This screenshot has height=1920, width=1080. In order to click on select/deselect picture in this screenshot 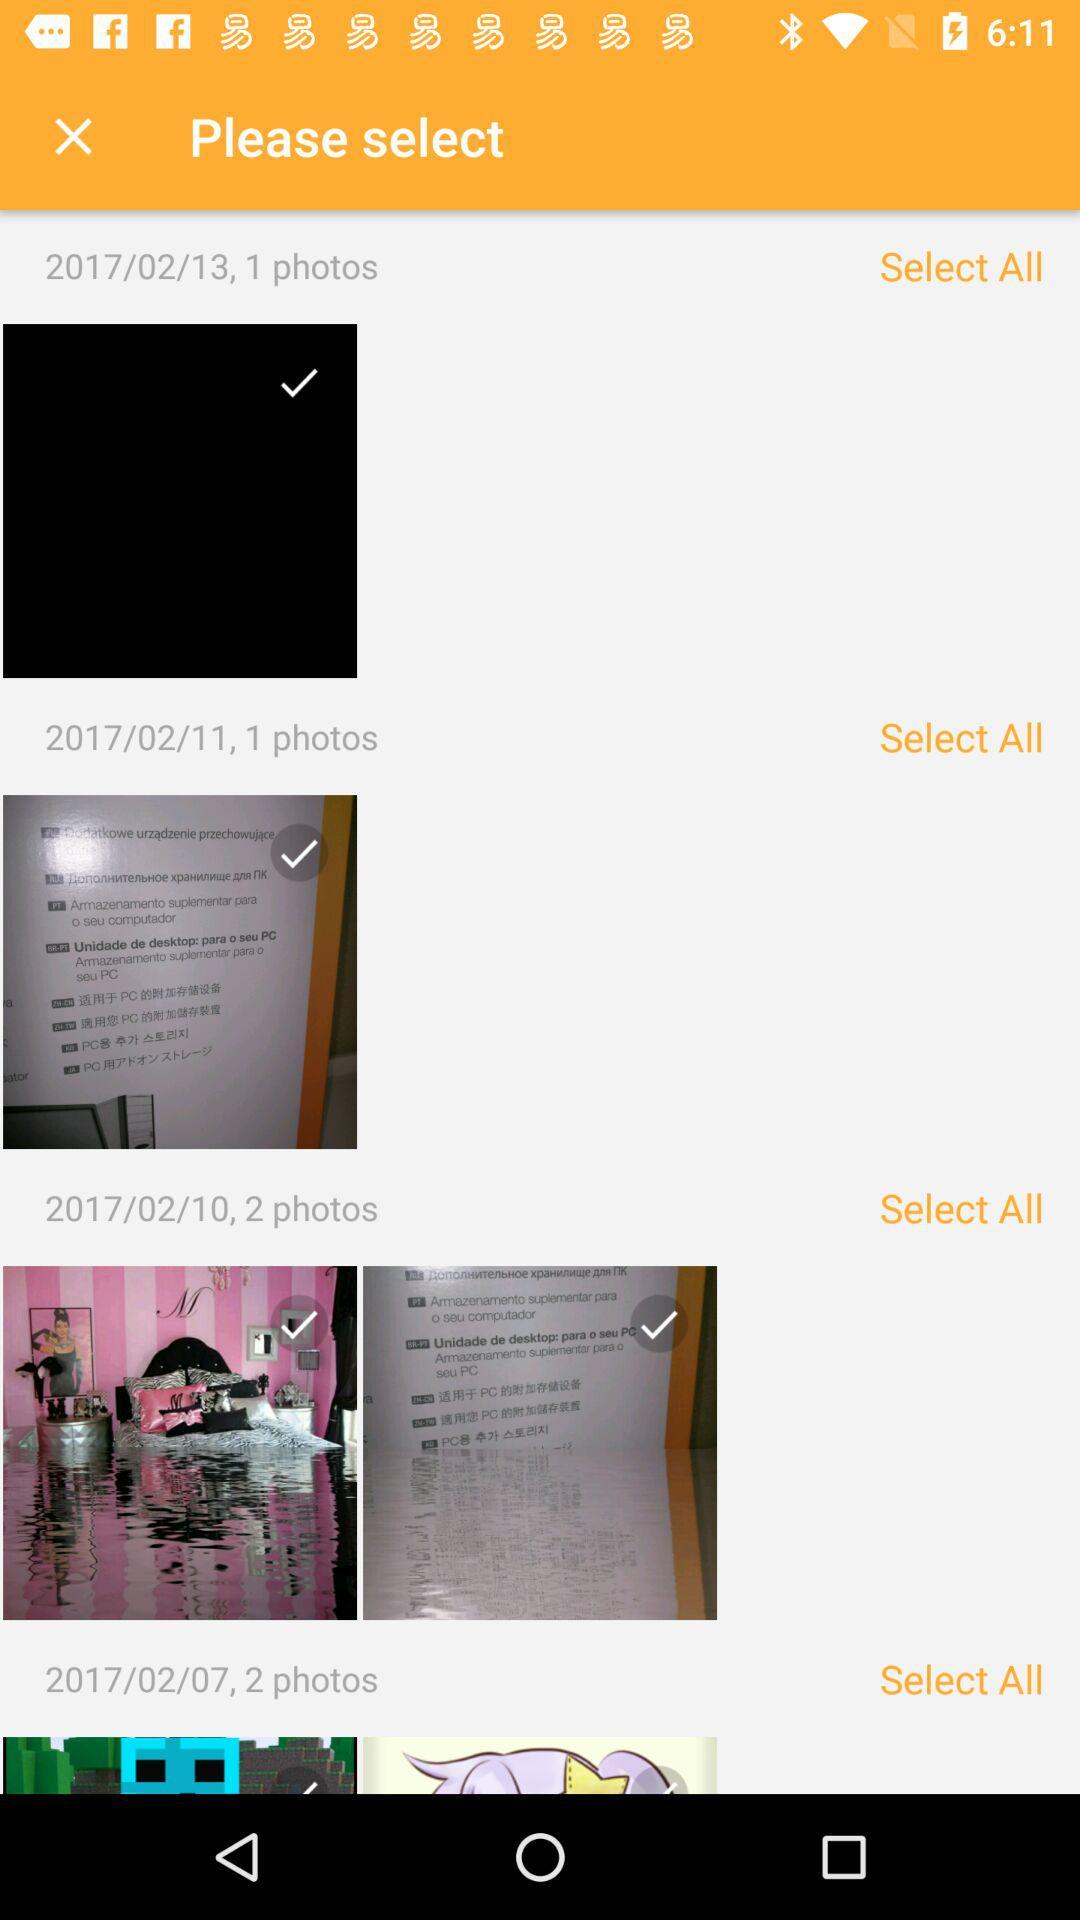, I will do `click(540, 1443)`.